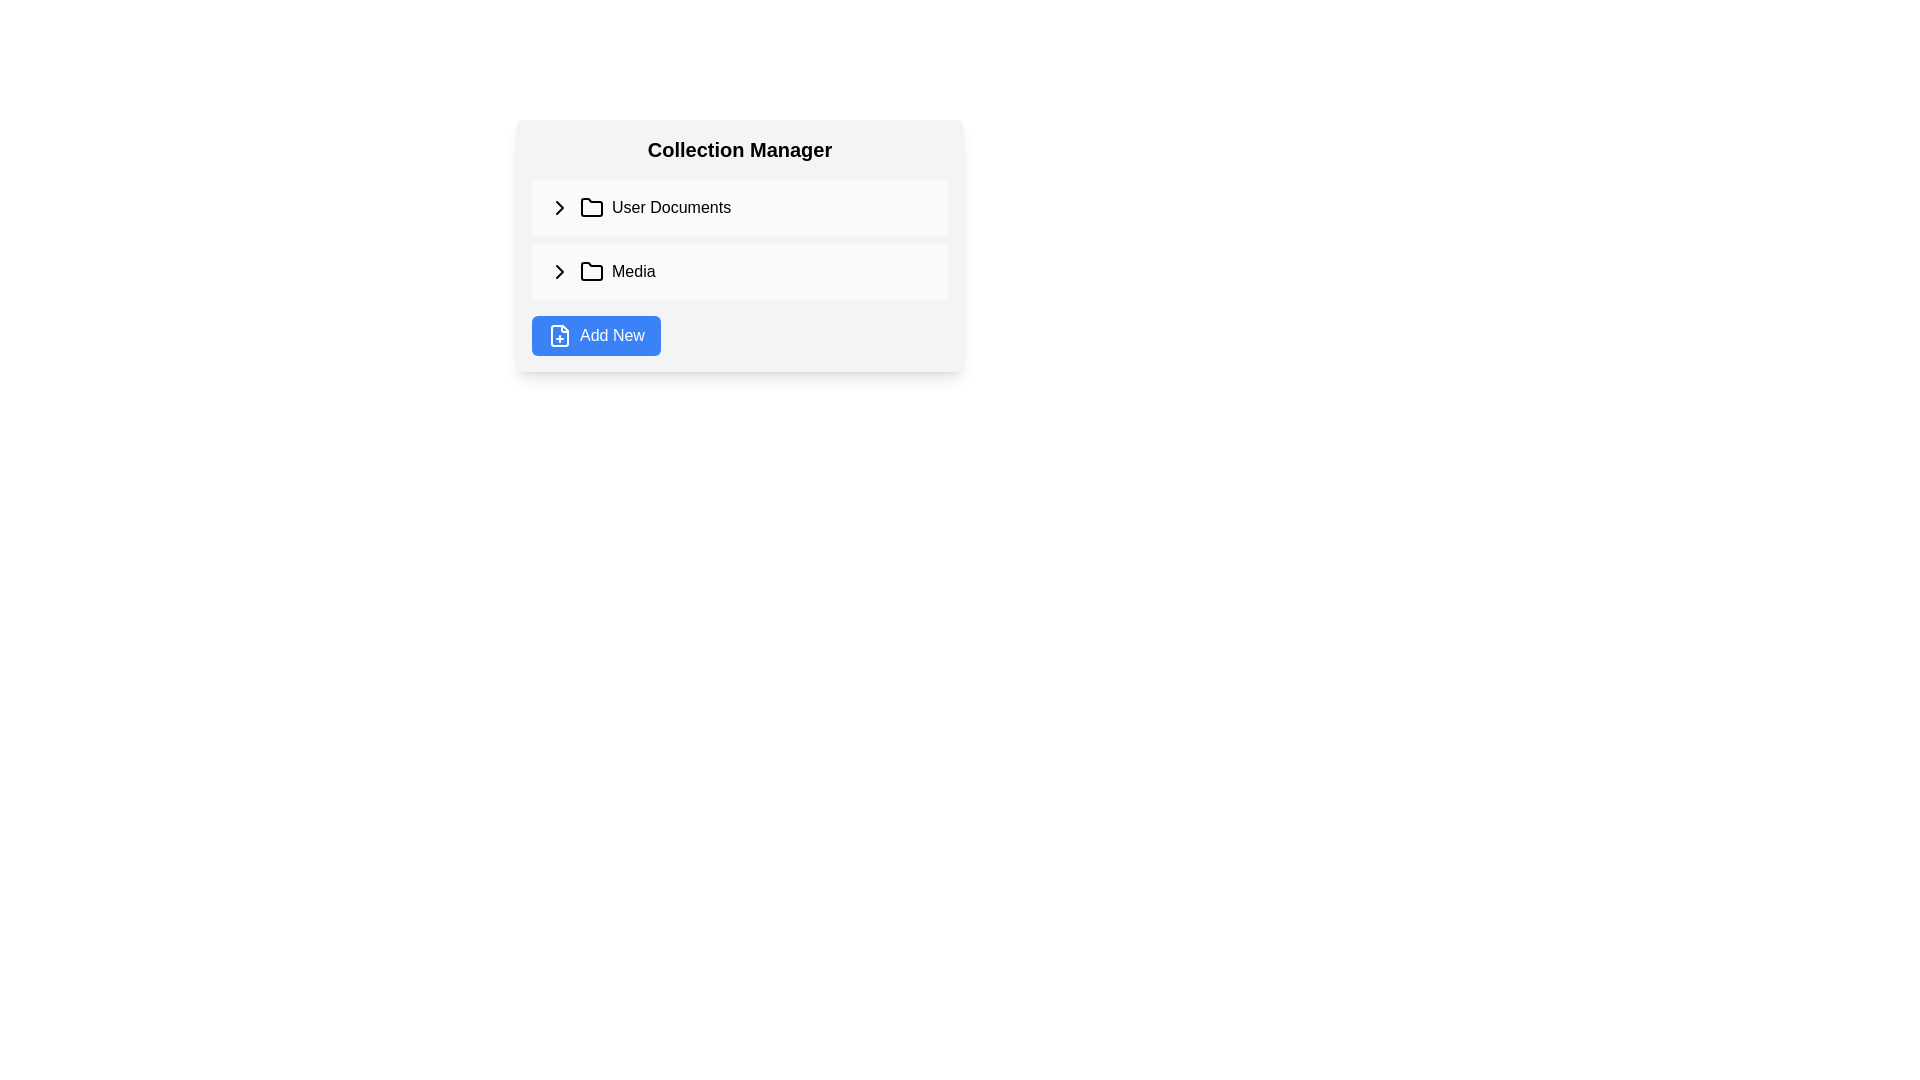 The height and width of the screenshot is (1080, 1920). What do you see at coordinates (611, 334) in the screenshot?
I see `the label of the button located in the bottom-left corner of the 'Collection Manager' interface, which is directly to the right of the file-plus icon` at bounding box center [611, 334].